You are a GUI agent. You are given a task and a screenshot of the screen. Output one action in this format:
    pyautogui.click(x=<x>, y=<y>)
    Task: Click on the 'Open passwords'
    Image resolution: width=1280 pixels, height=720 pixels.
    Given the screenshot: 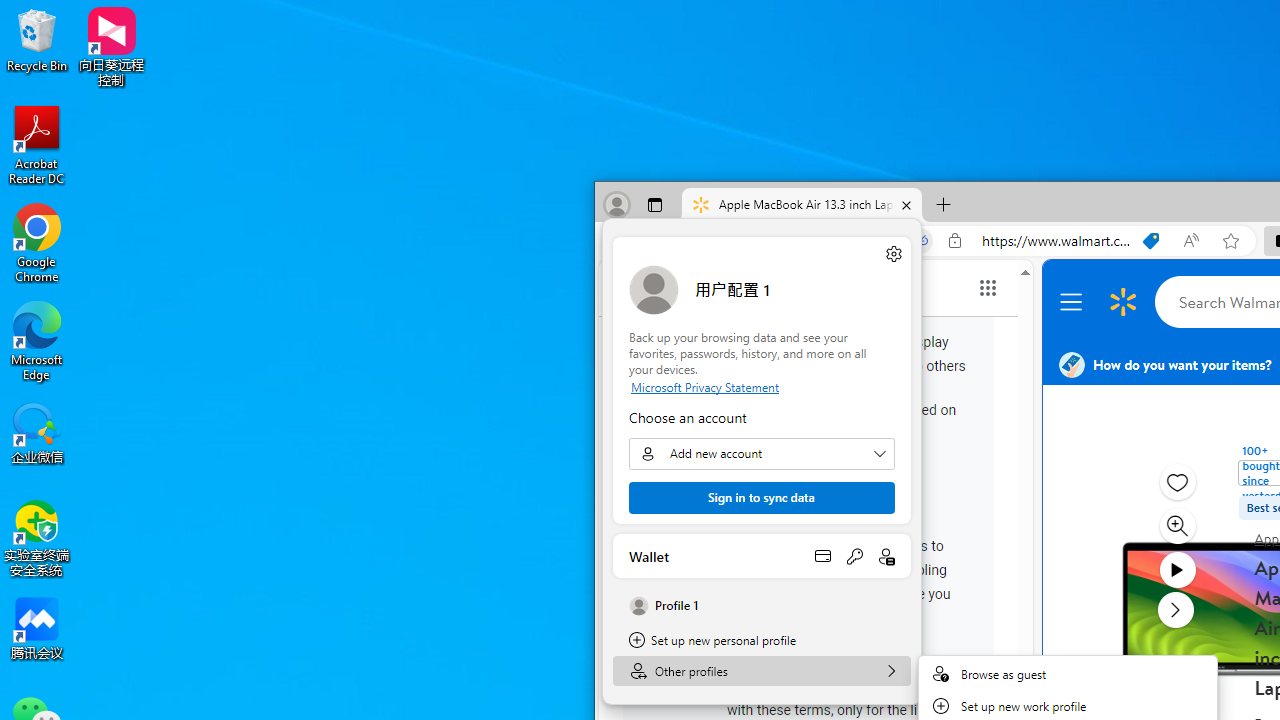 What is the action you would take?
    pyautogui.click(x=854, y=555)
    